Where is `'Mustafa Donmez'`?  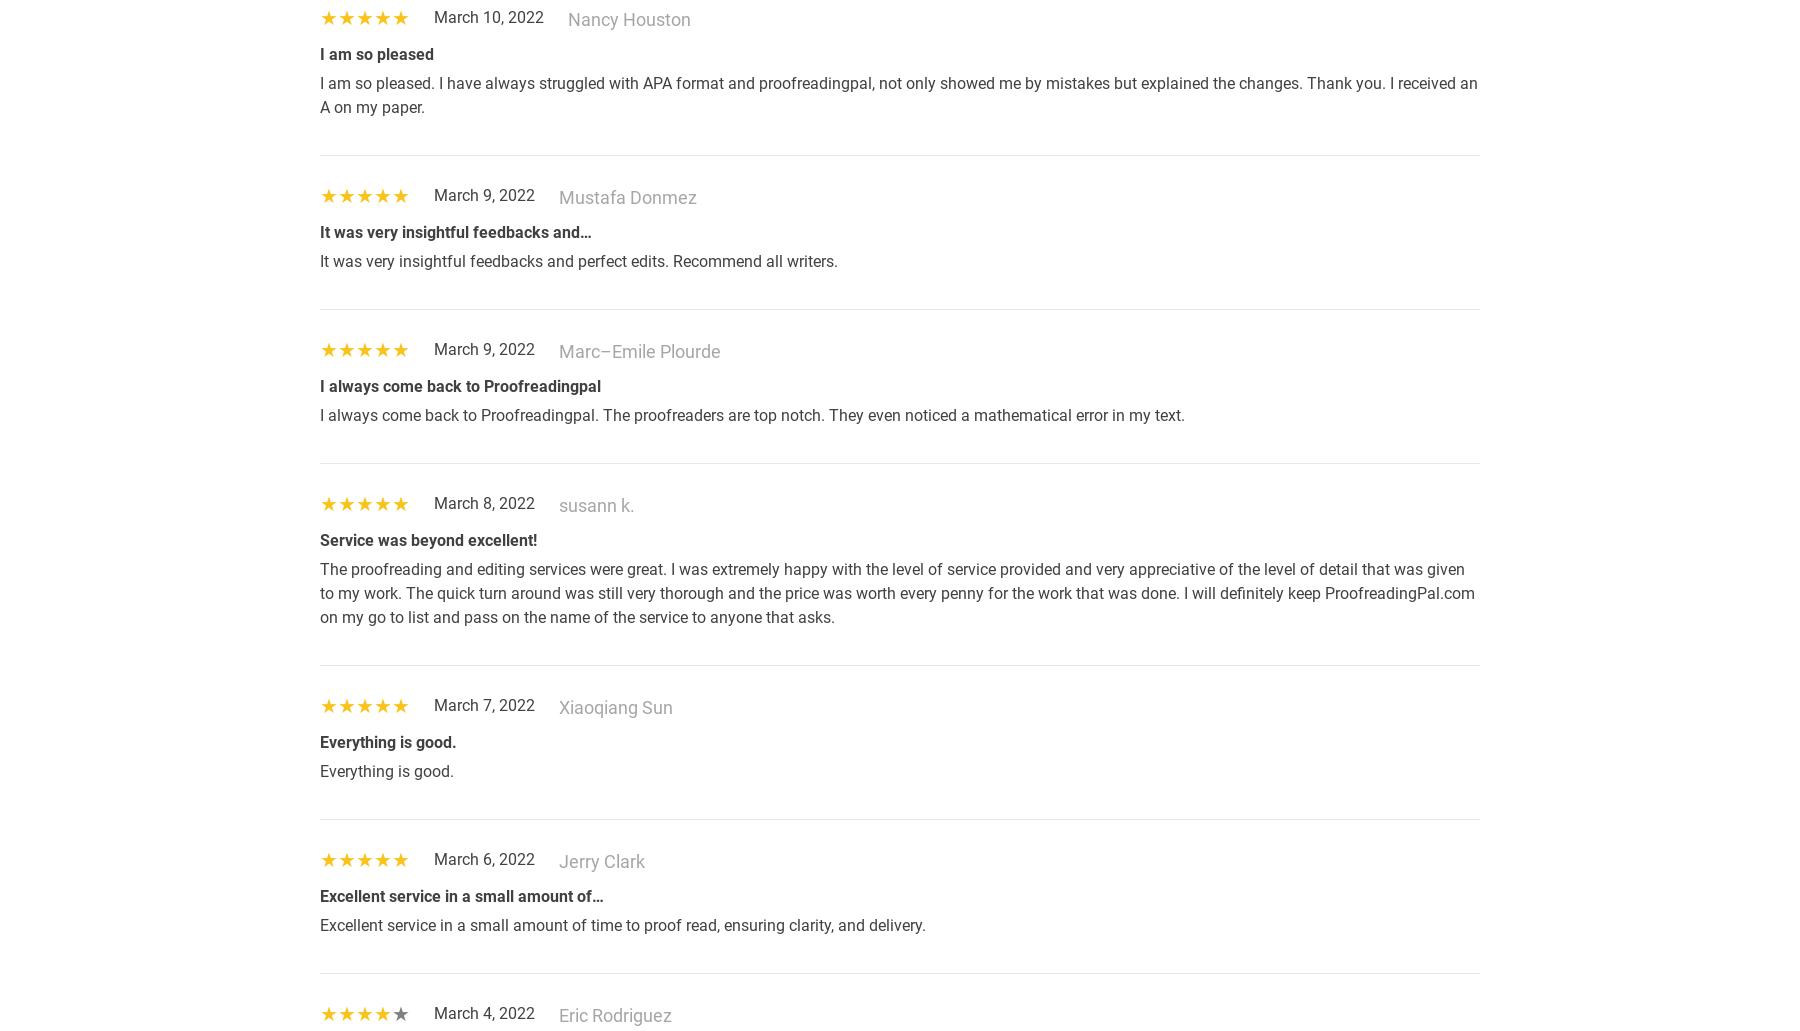
'Mustafa Donmez' is located at coordinates (628, 196).